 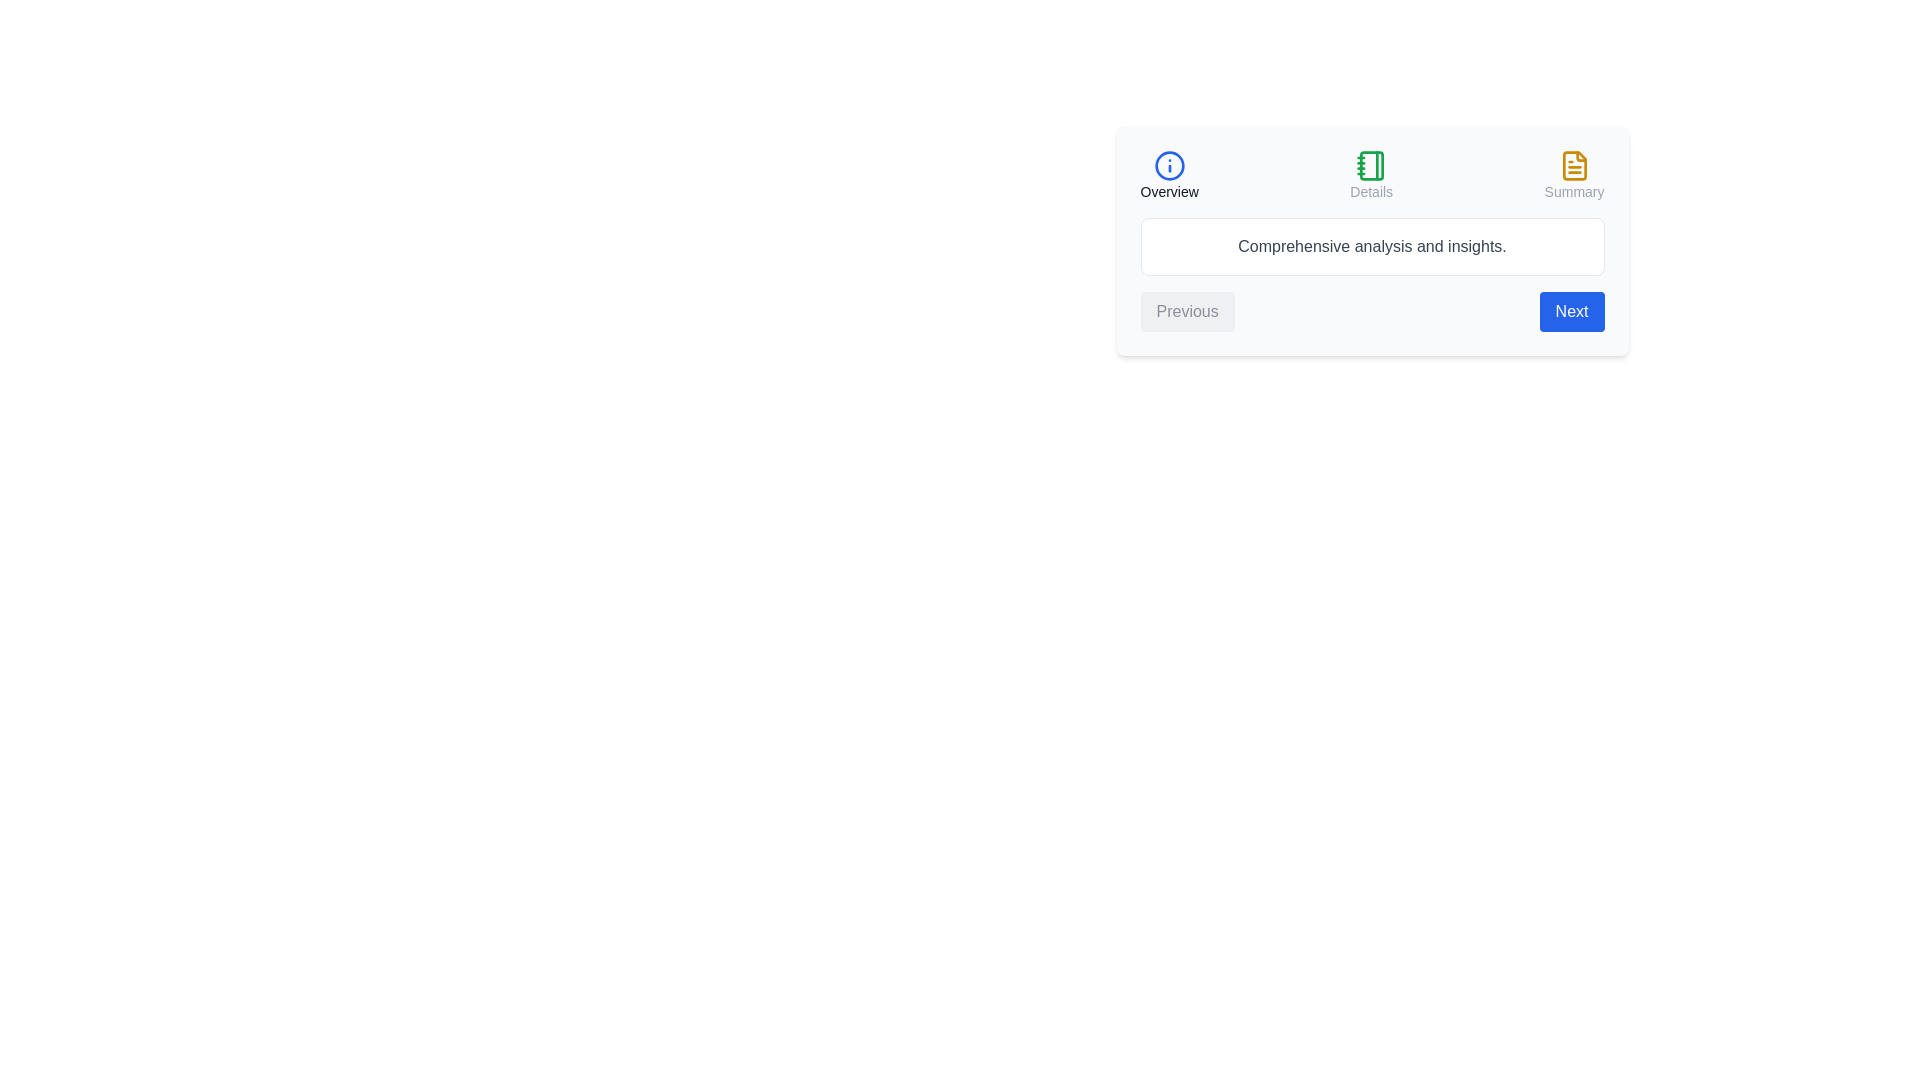 I want to click on the step titled Summary to navigate to that step, so click(x=1573, y=175).